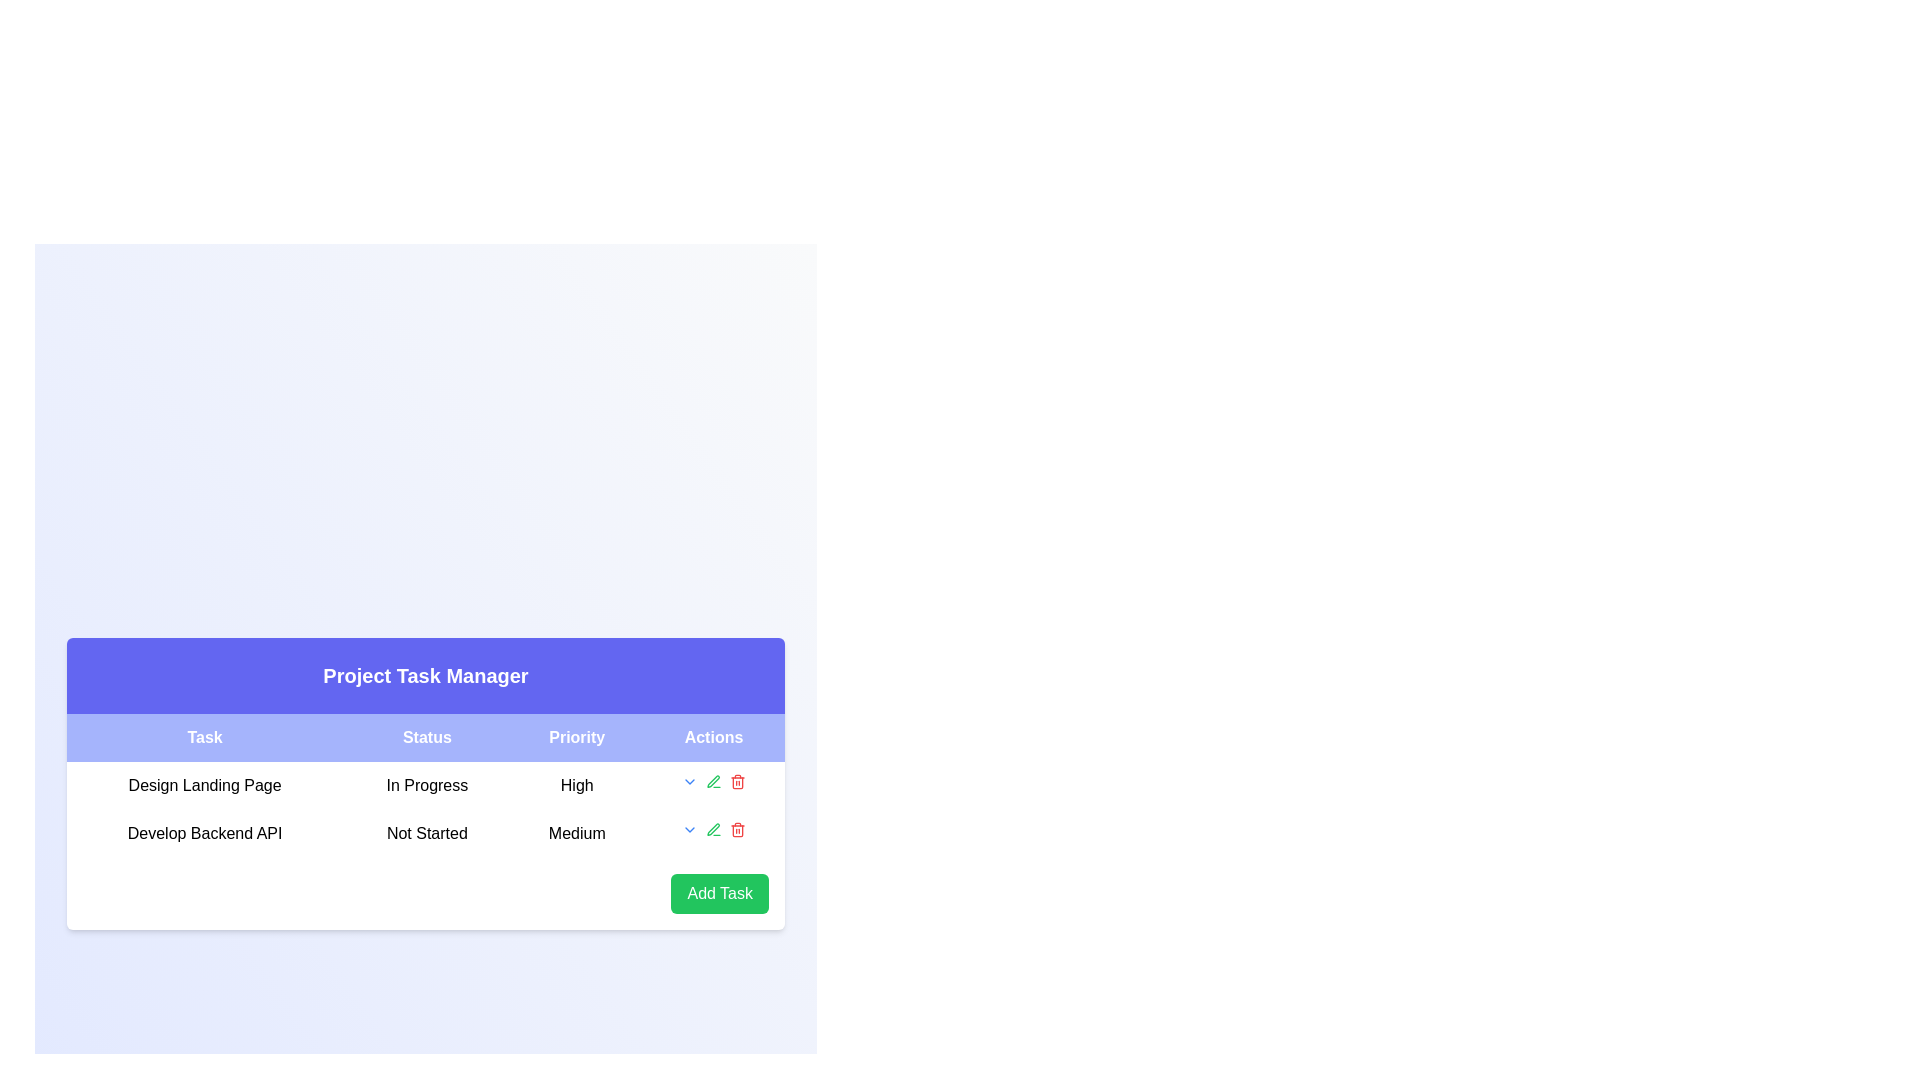 The image size is (1920, 1080). Describe the element at coordinates (713, 780) in the screenshot. I see `the stylized pen icon located in the 'Actions' column of the second row of the project task table` at that location.